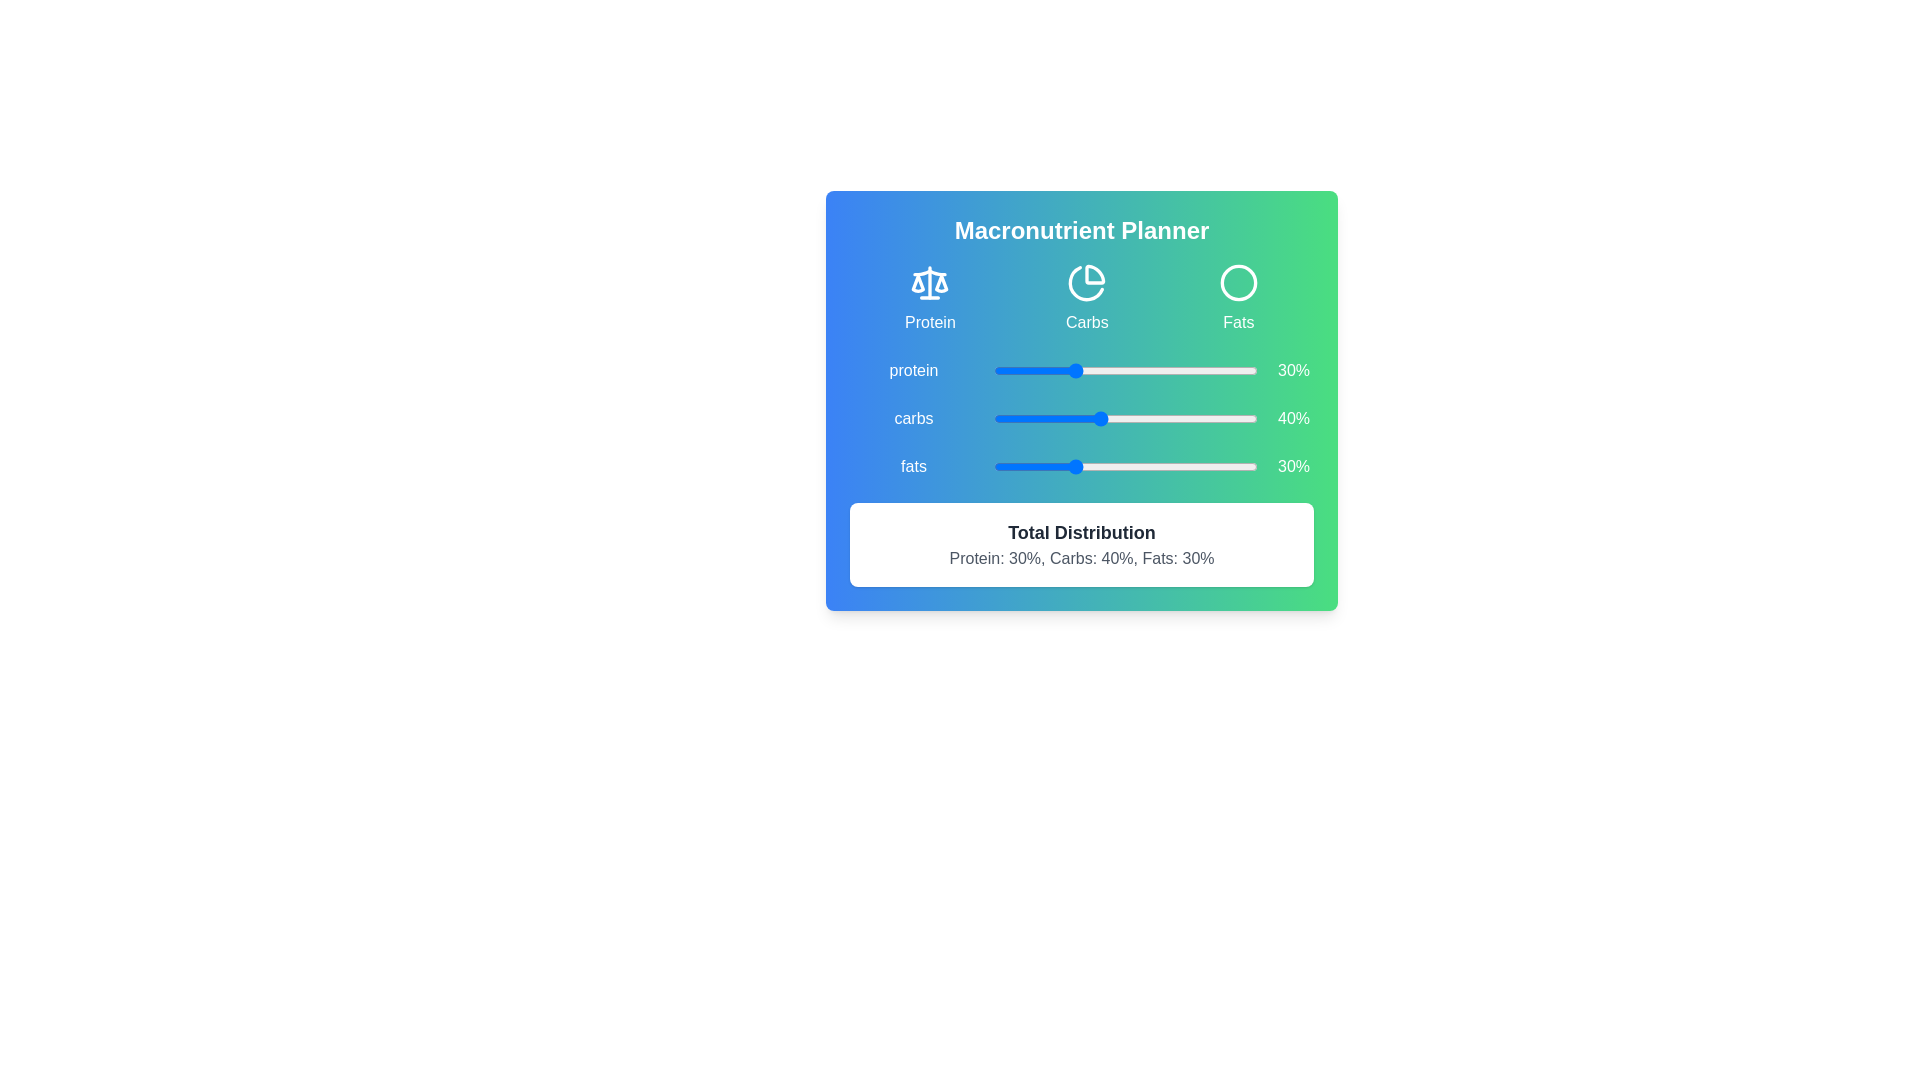 The width and height of the screenshot is (1920, 1080). What do you see at coordinates (1111, 370) in the screenshot?
I see `the protein percentage` at bounding box center [1111, 370].